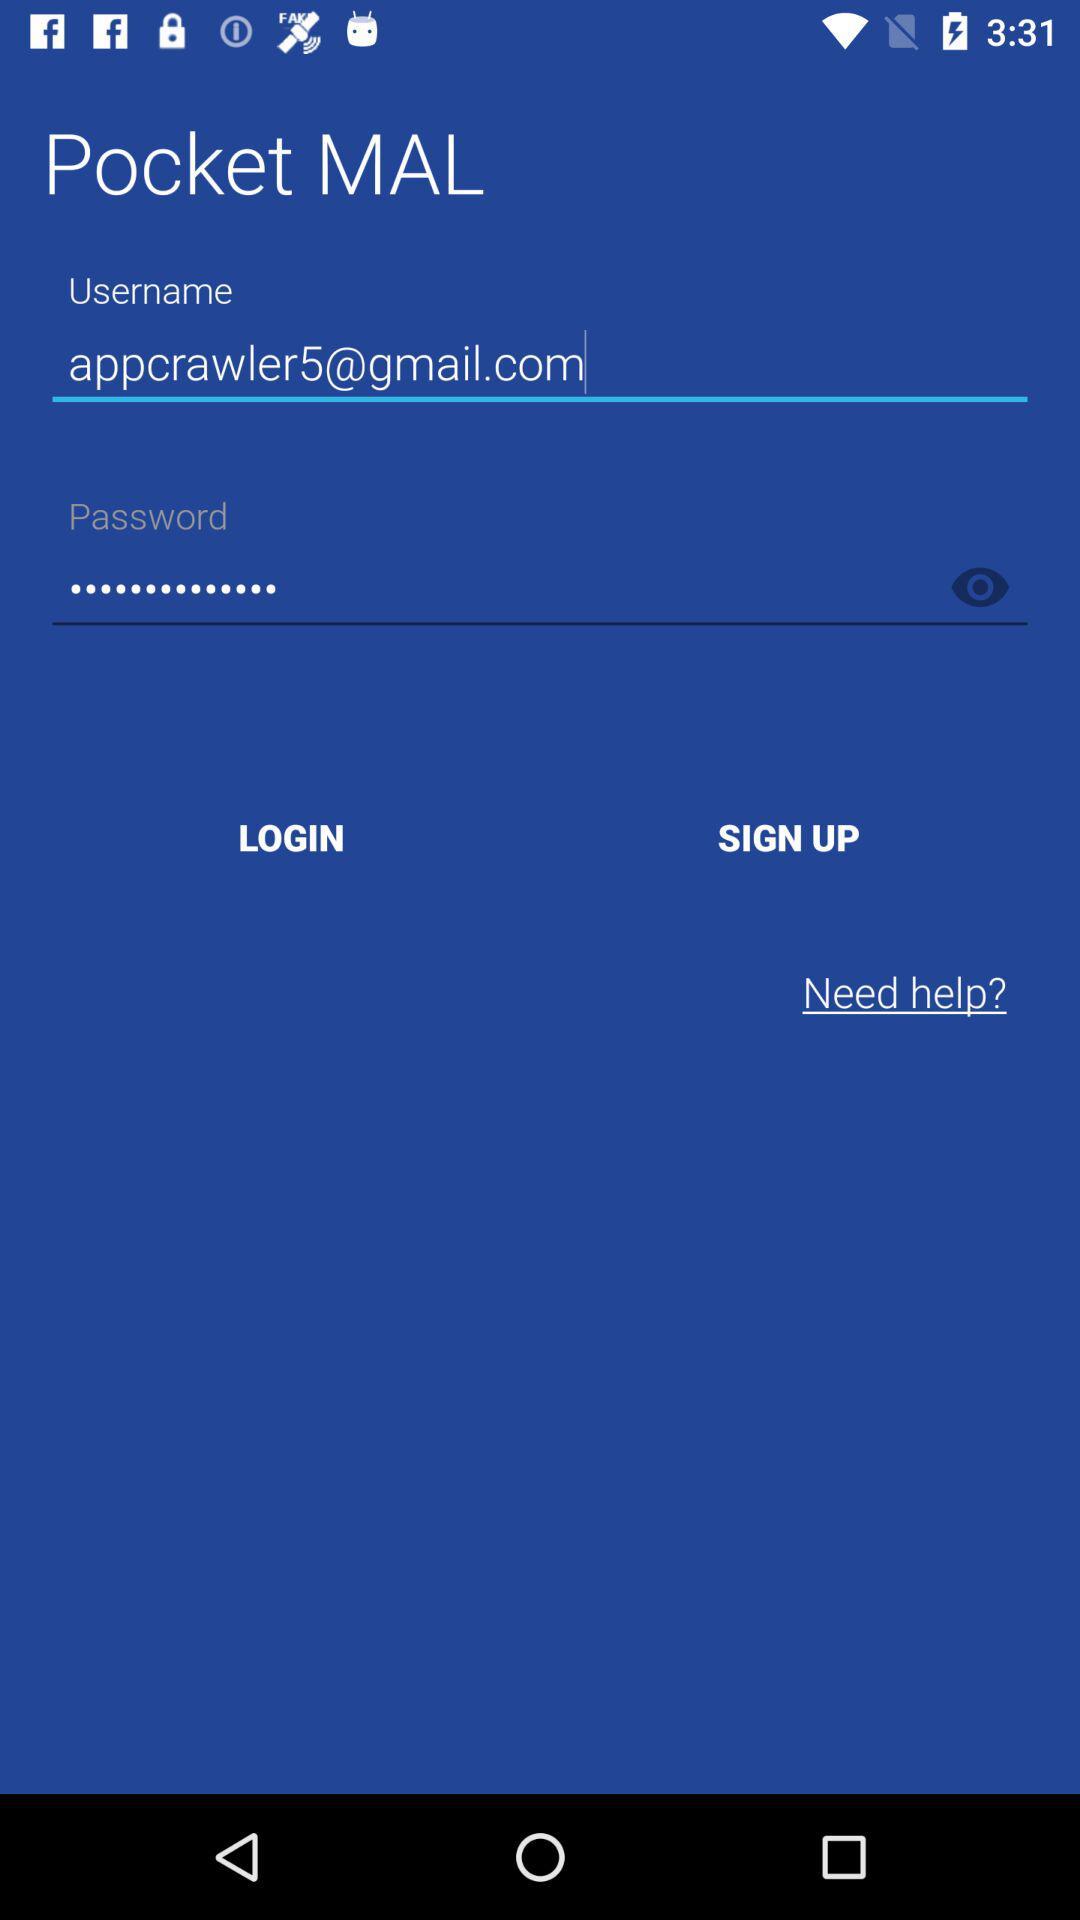 The width and height of the screenshot is (1080, 1920). What do you see at coordinates (979, 586) in the screenshot?
I see `the visibility icon` at bounding box center [979, 586].